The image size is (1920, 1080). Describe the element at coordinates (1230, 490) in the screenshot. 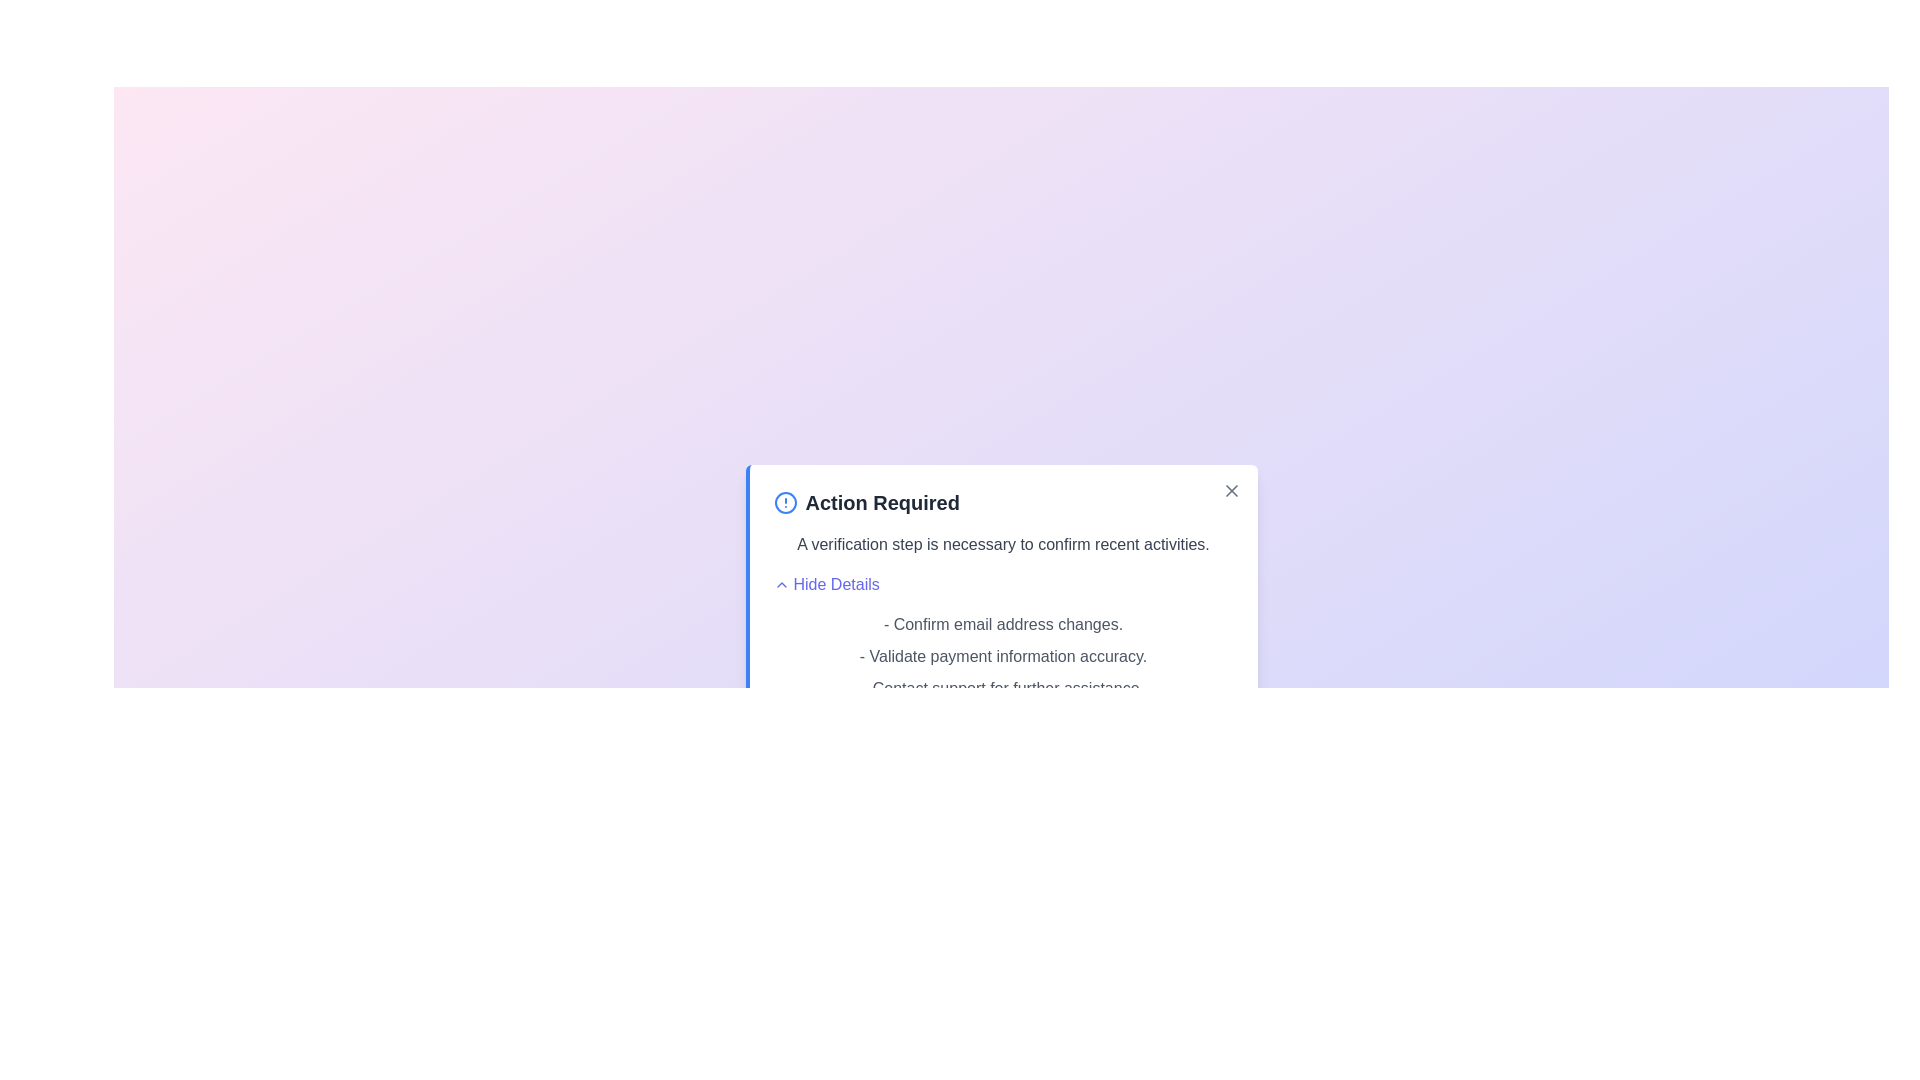

I see `the close button to hide the alert` at that location.